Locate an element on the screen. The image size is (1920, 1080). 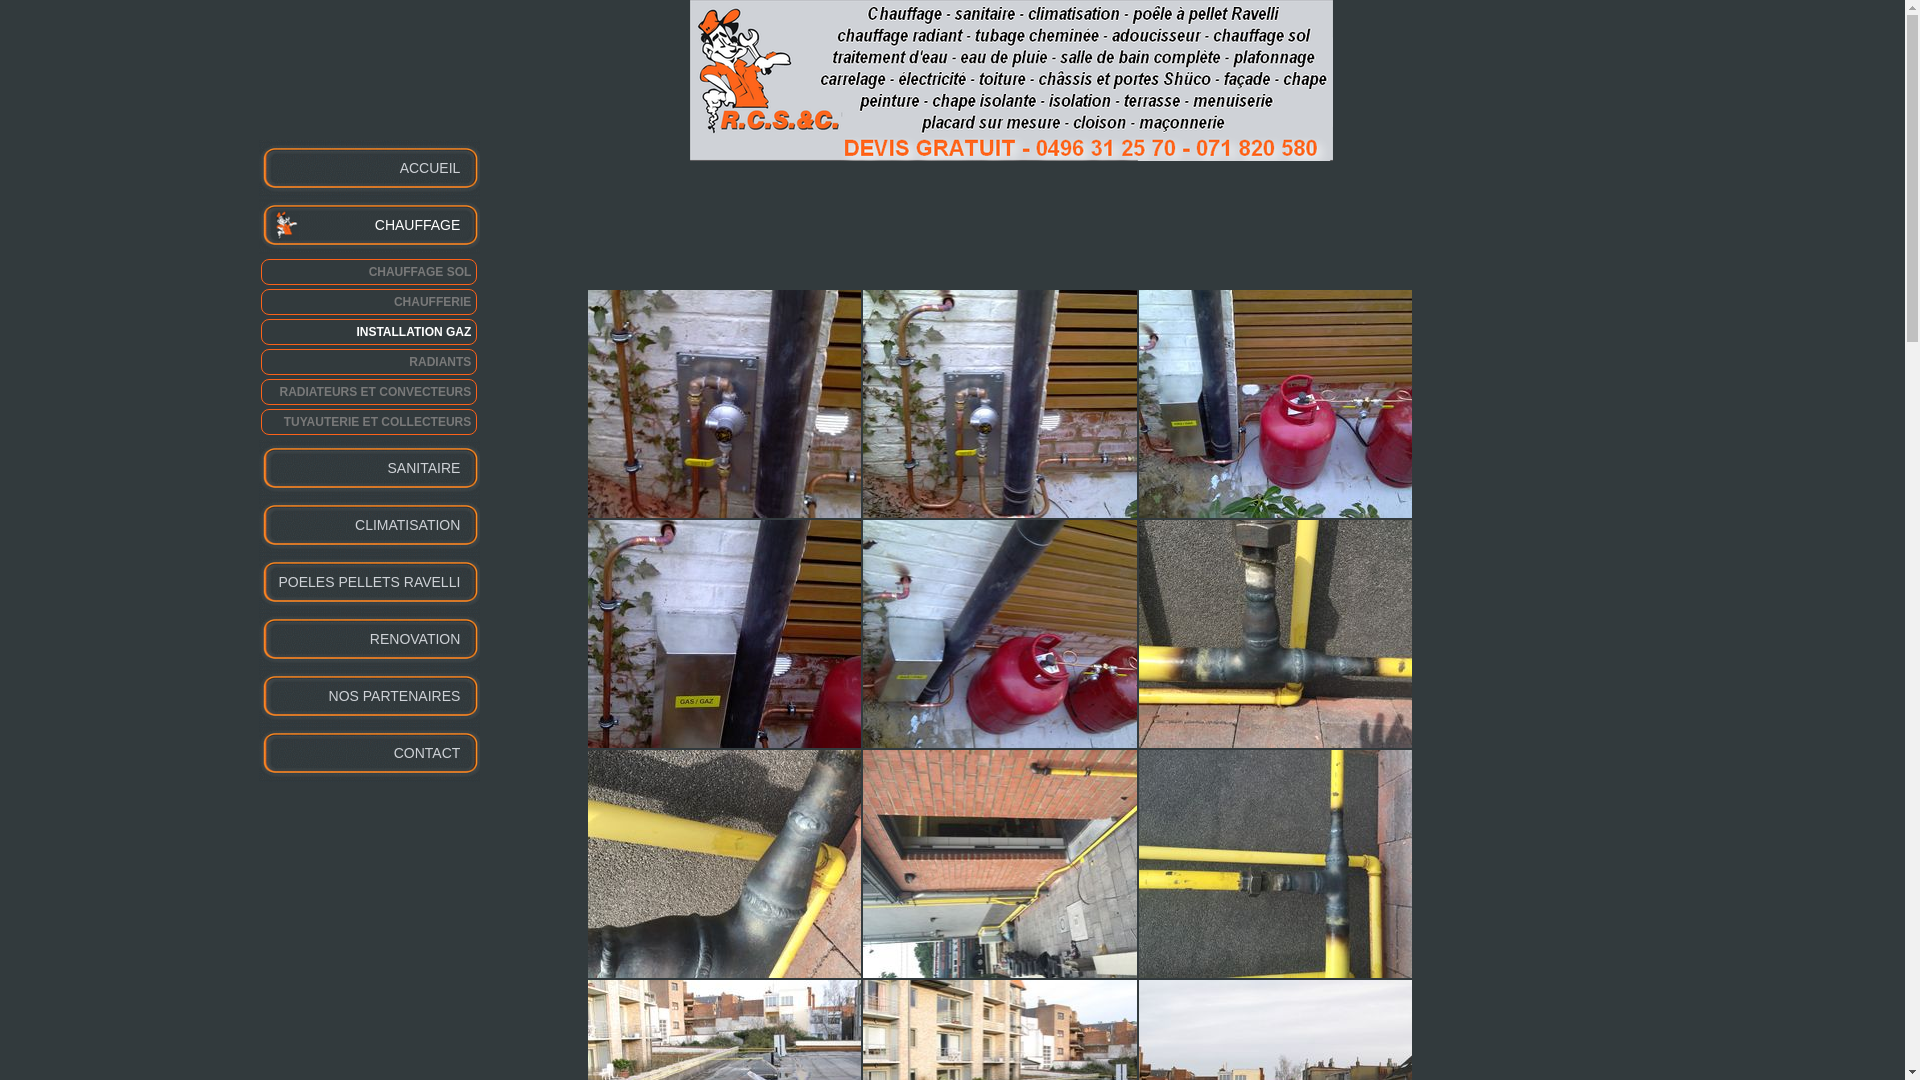
'NOS PARTENAIRES' is located at coordinates (257, 695).